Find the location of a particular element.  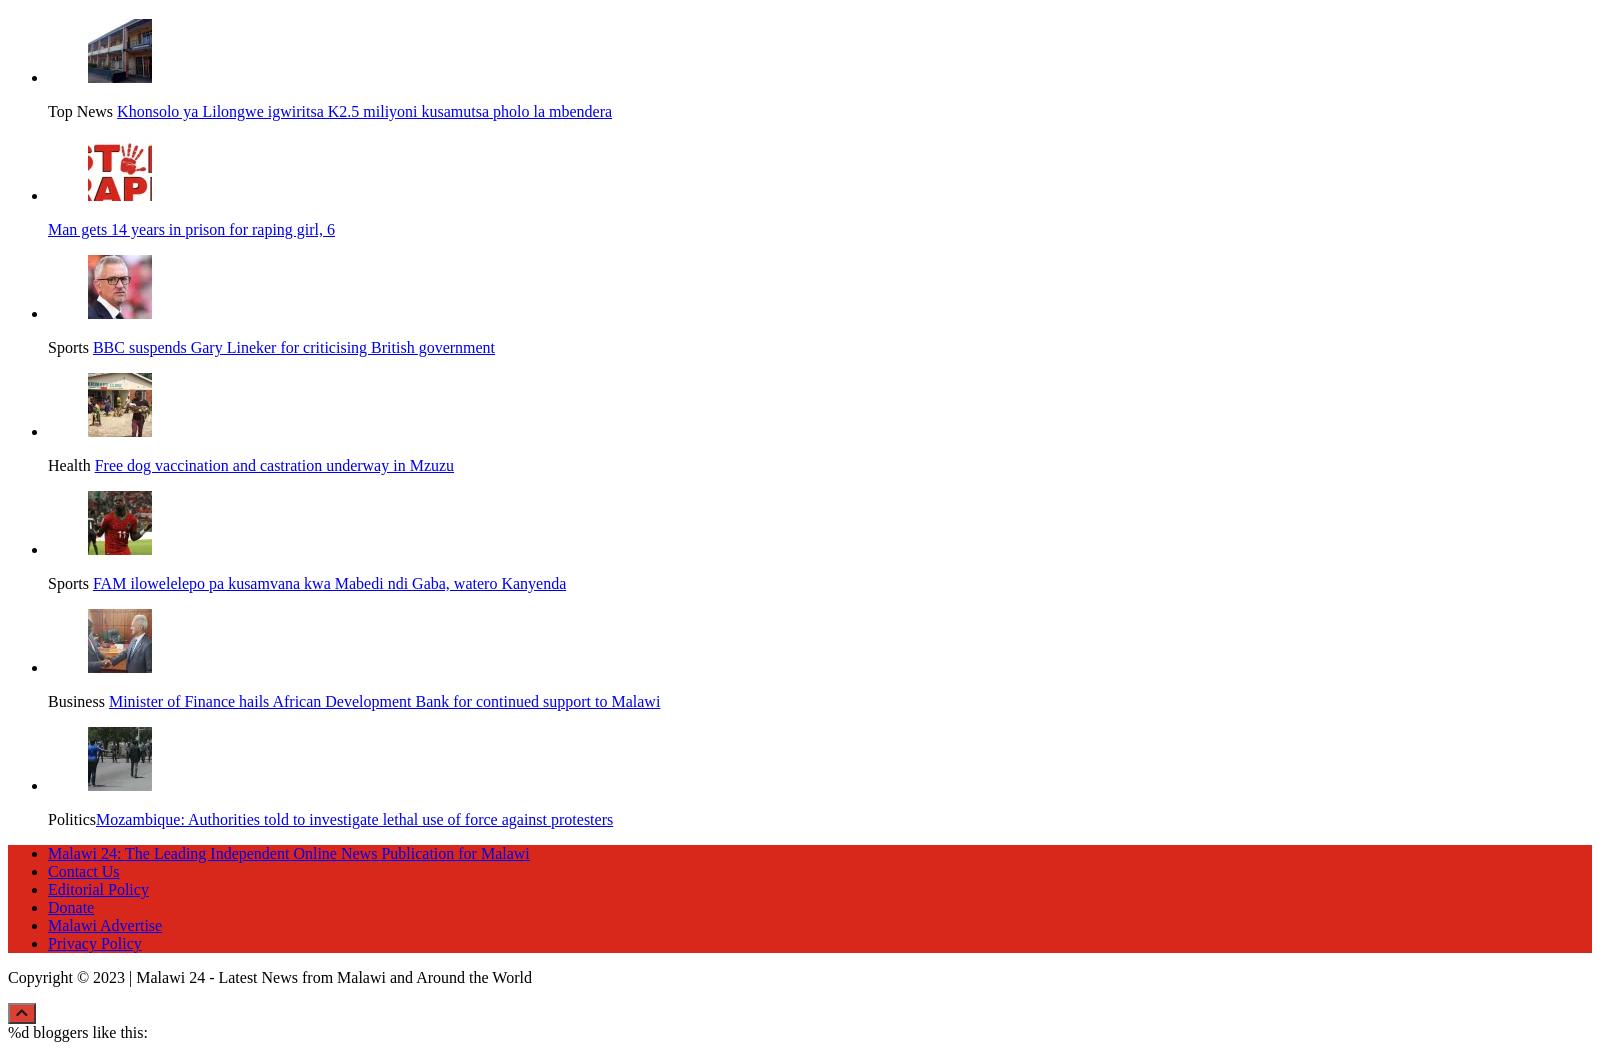

'​​​Mozambique: Authorities told to investigate lethal use of force against protesters' is located at coordinates (354, 815).